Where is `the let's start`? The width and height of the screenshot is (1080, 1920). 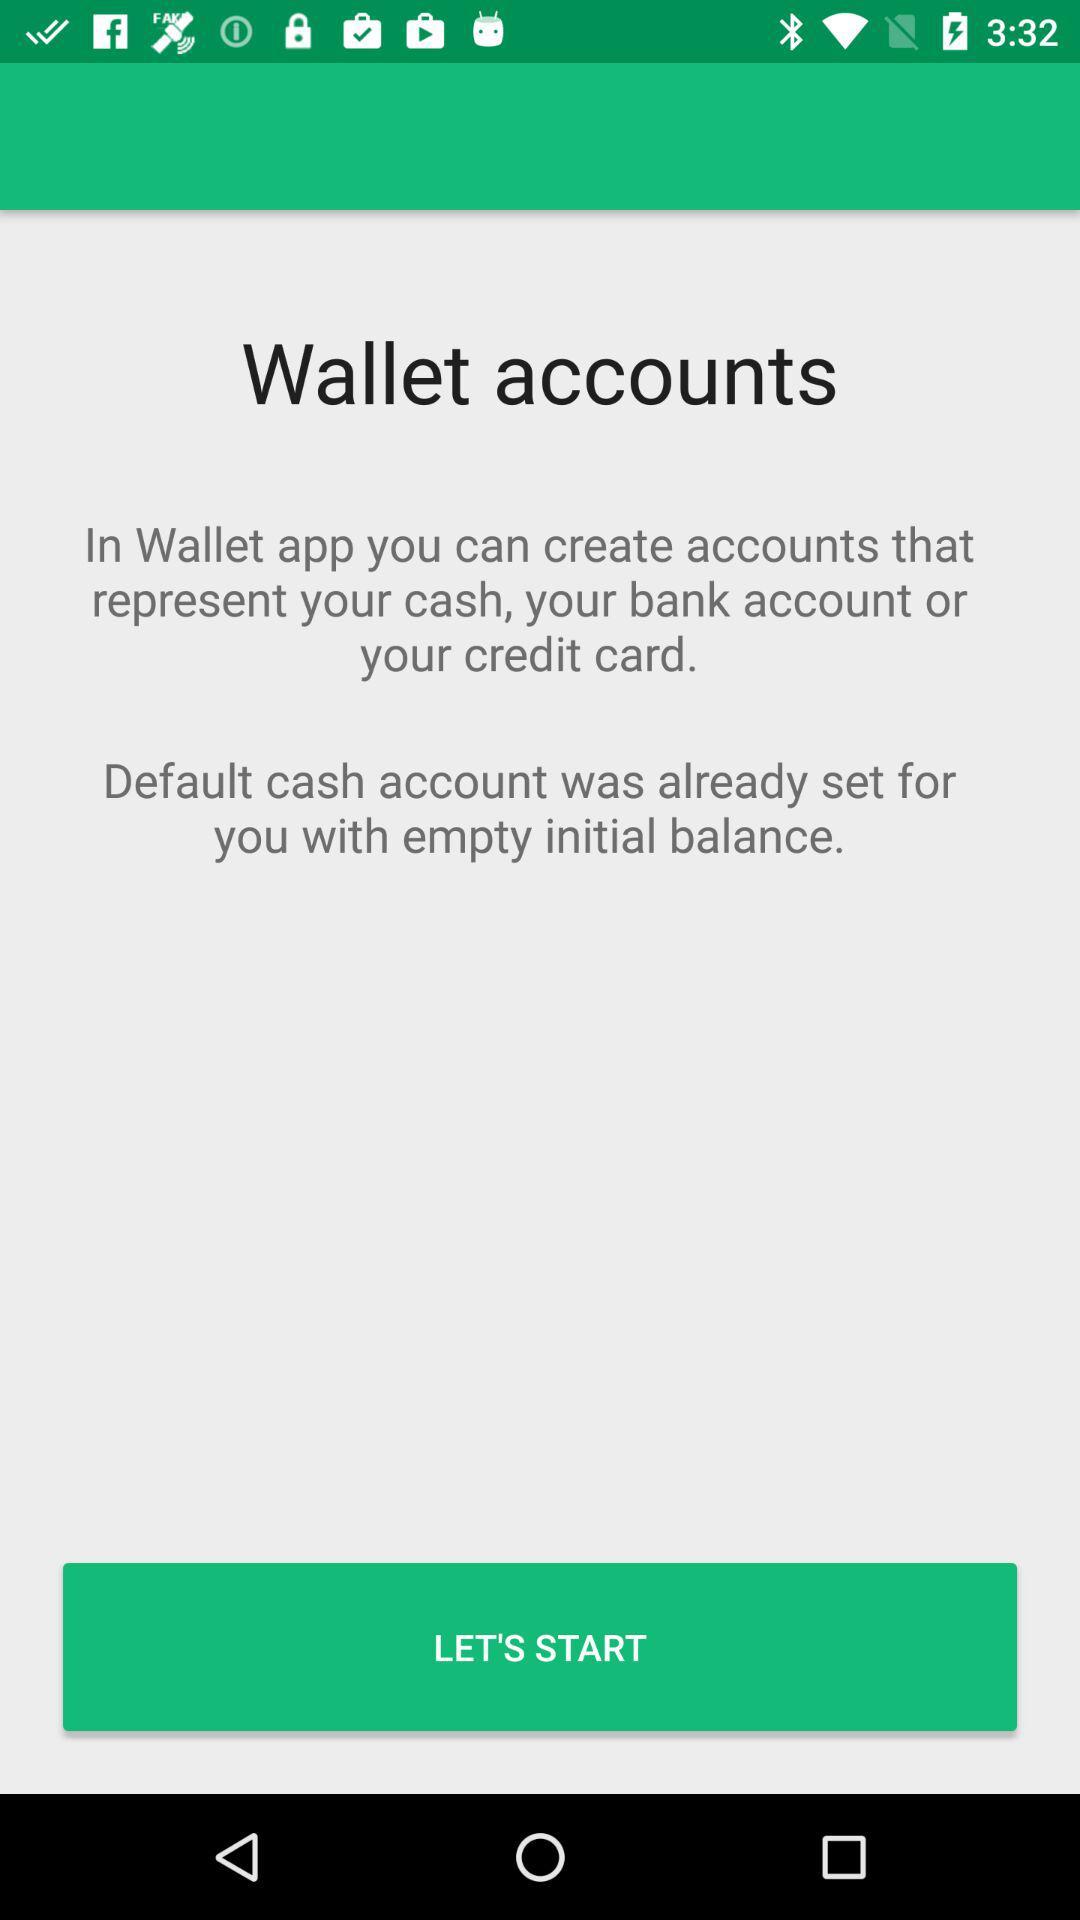 the let's start is located at coordinates (540, 1646).